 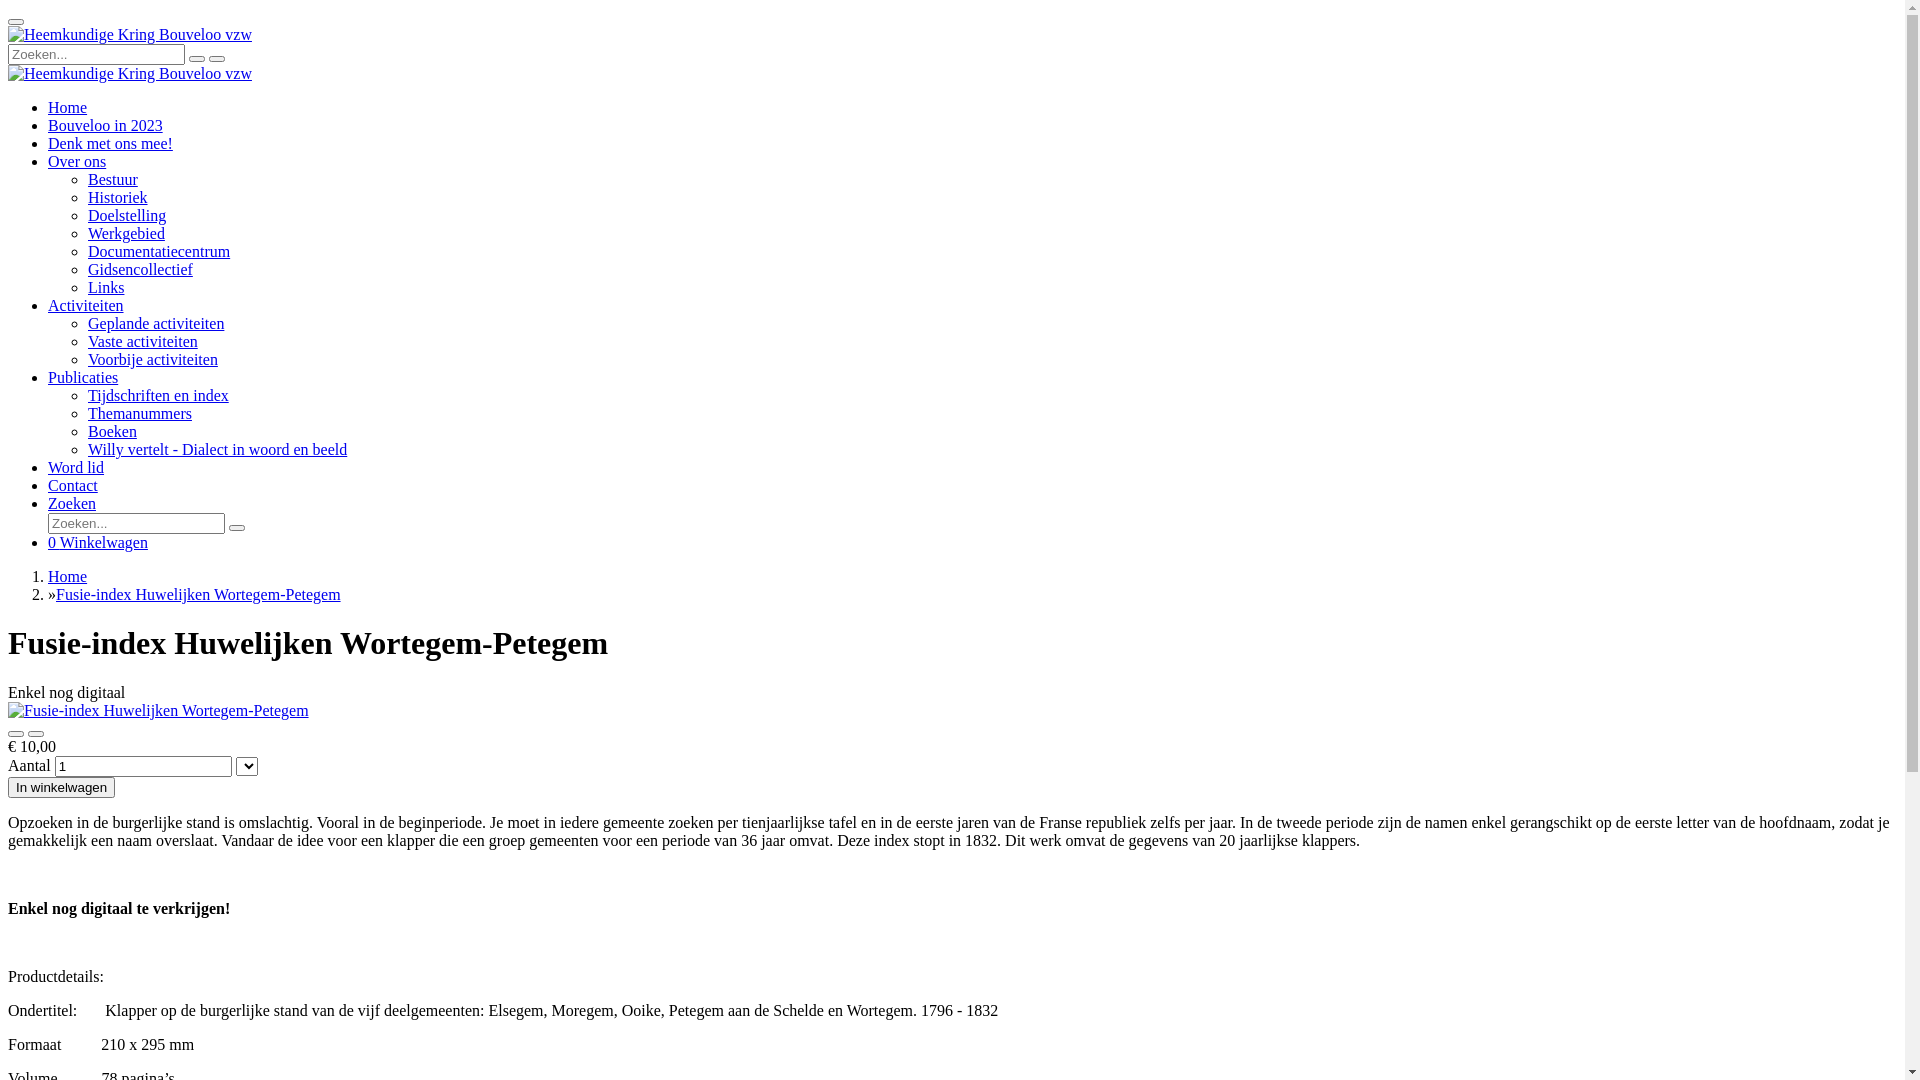 I want to click on 'Themanummers', so click(x=138, y=412).